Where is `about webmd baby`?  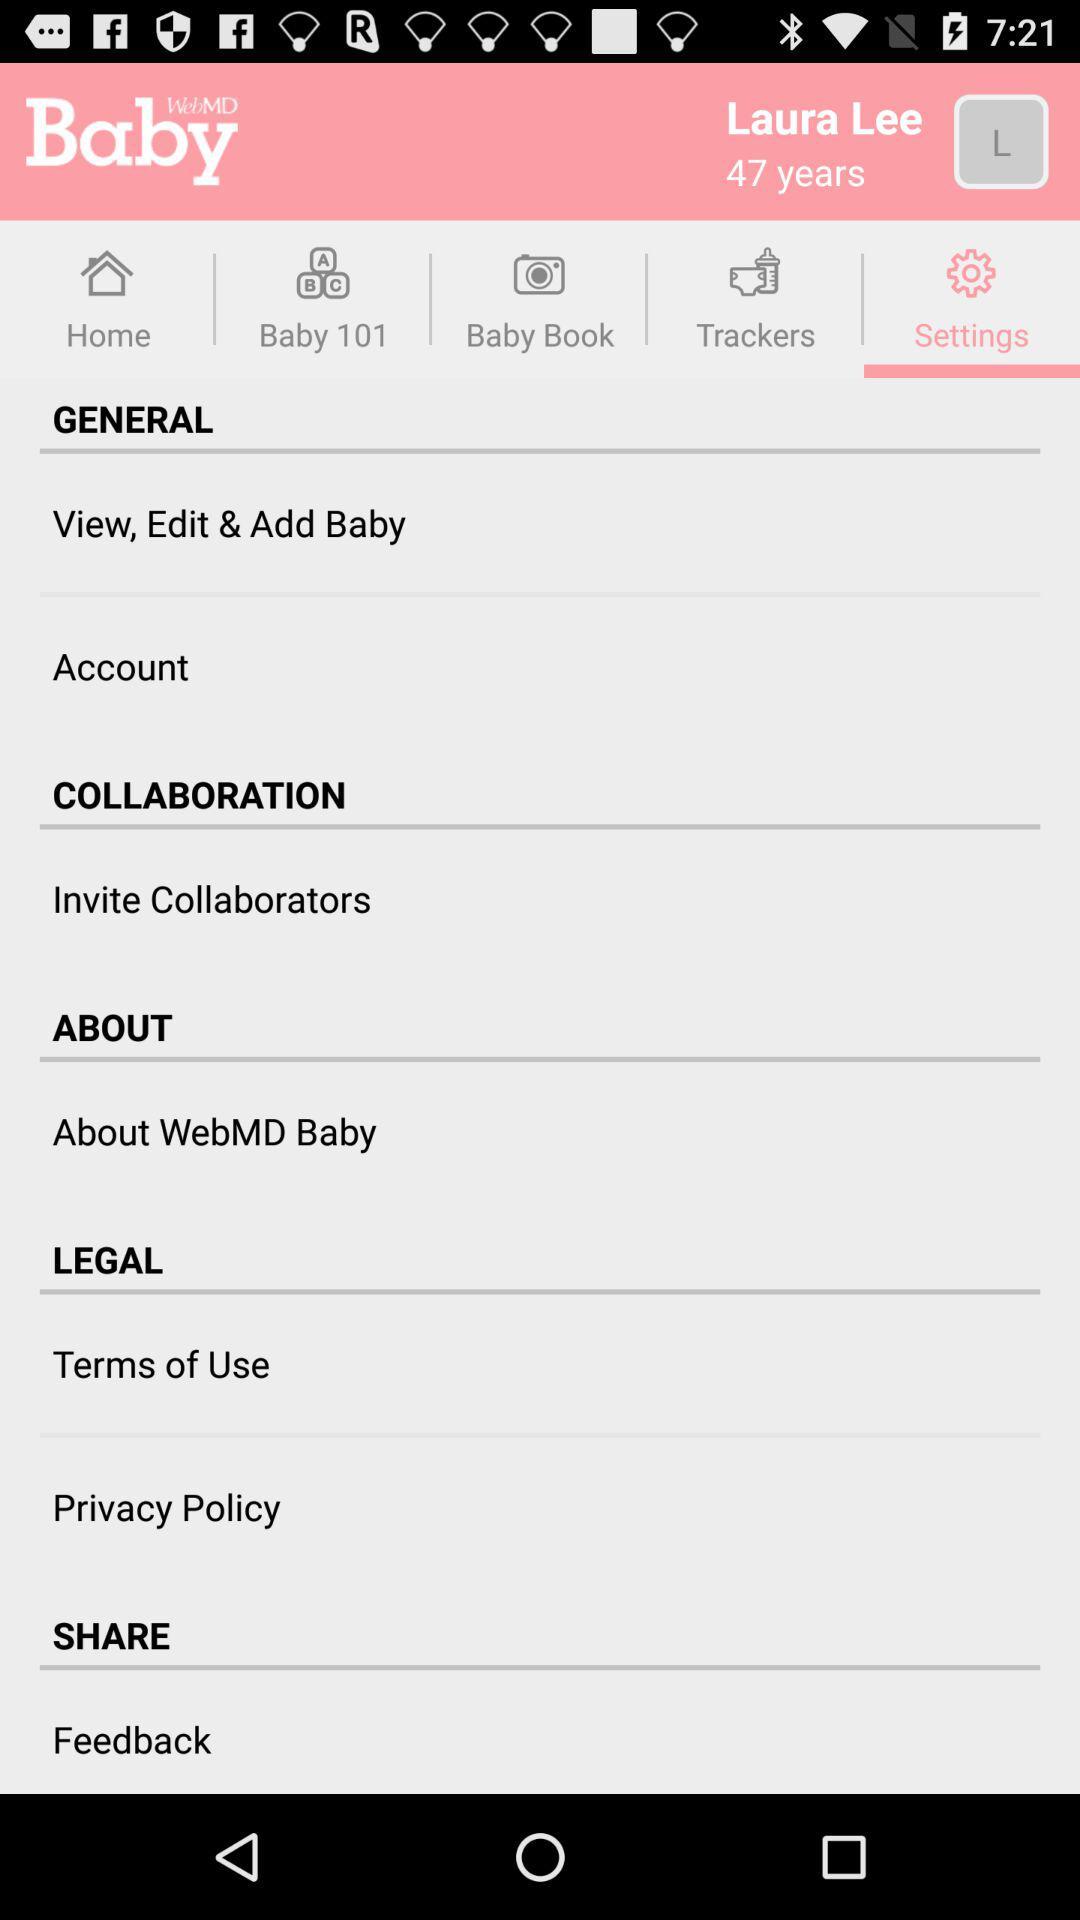 about webmd baby is located at coordinates (214, 1131).